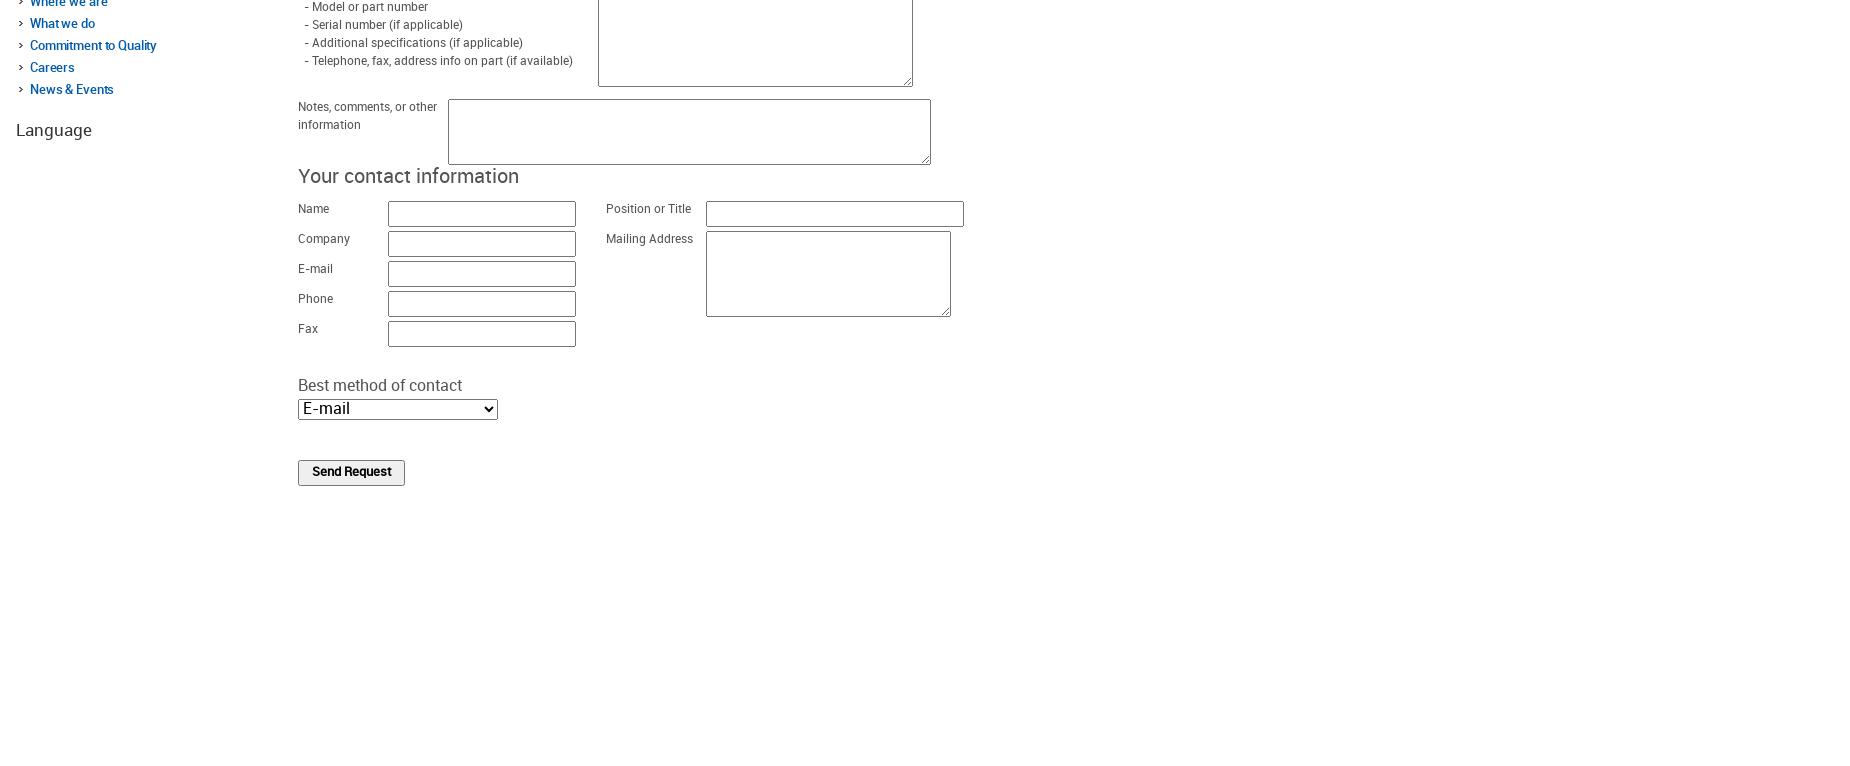  I want to click on 'Phone', so click(314, 299).